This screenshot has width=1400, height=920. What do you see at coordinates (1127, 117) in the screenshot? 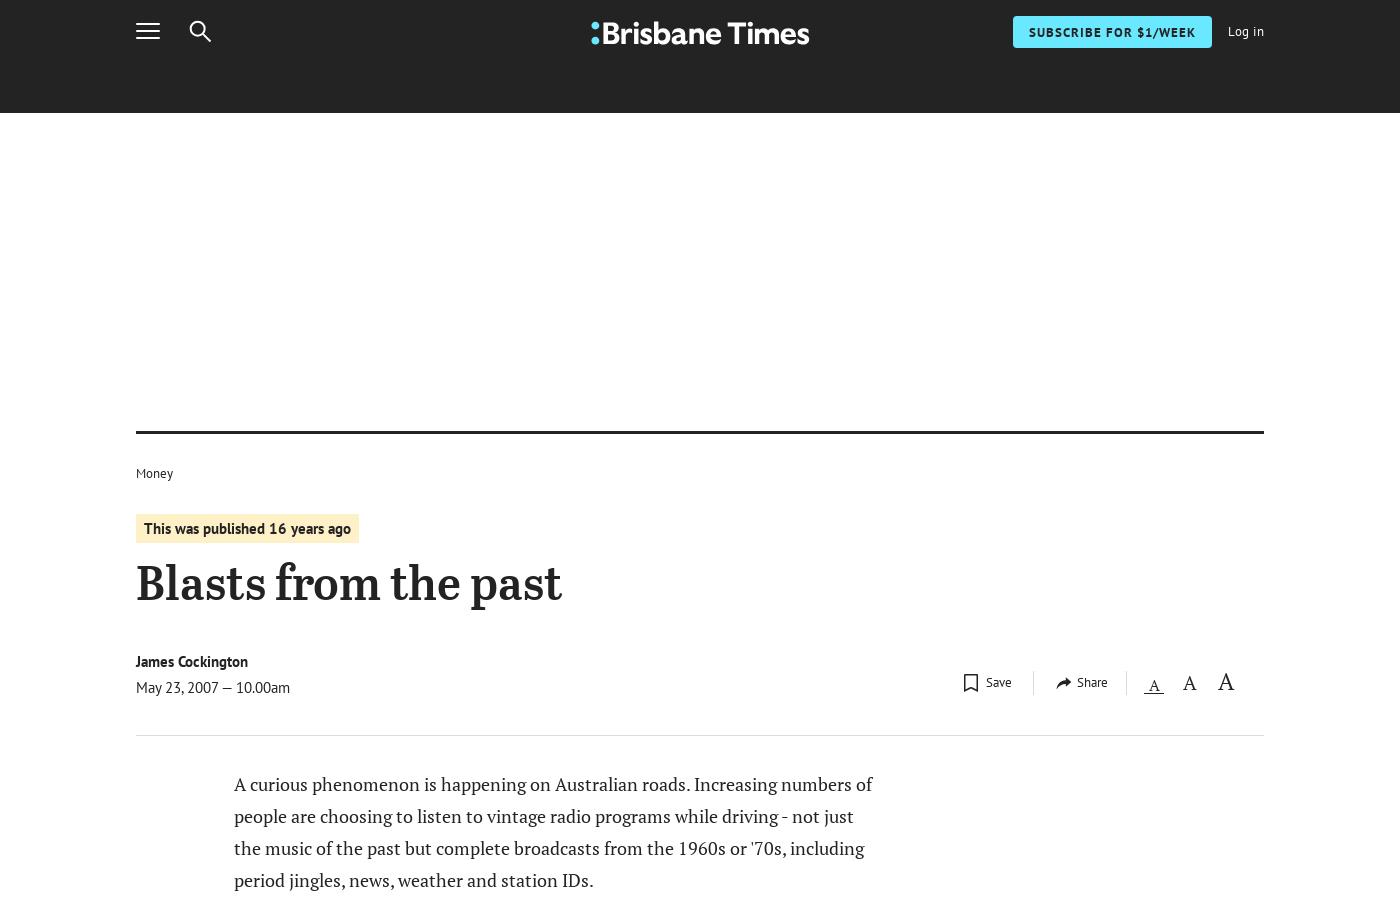
I see `'Dismiss'` at bounding box center [1127, 117].